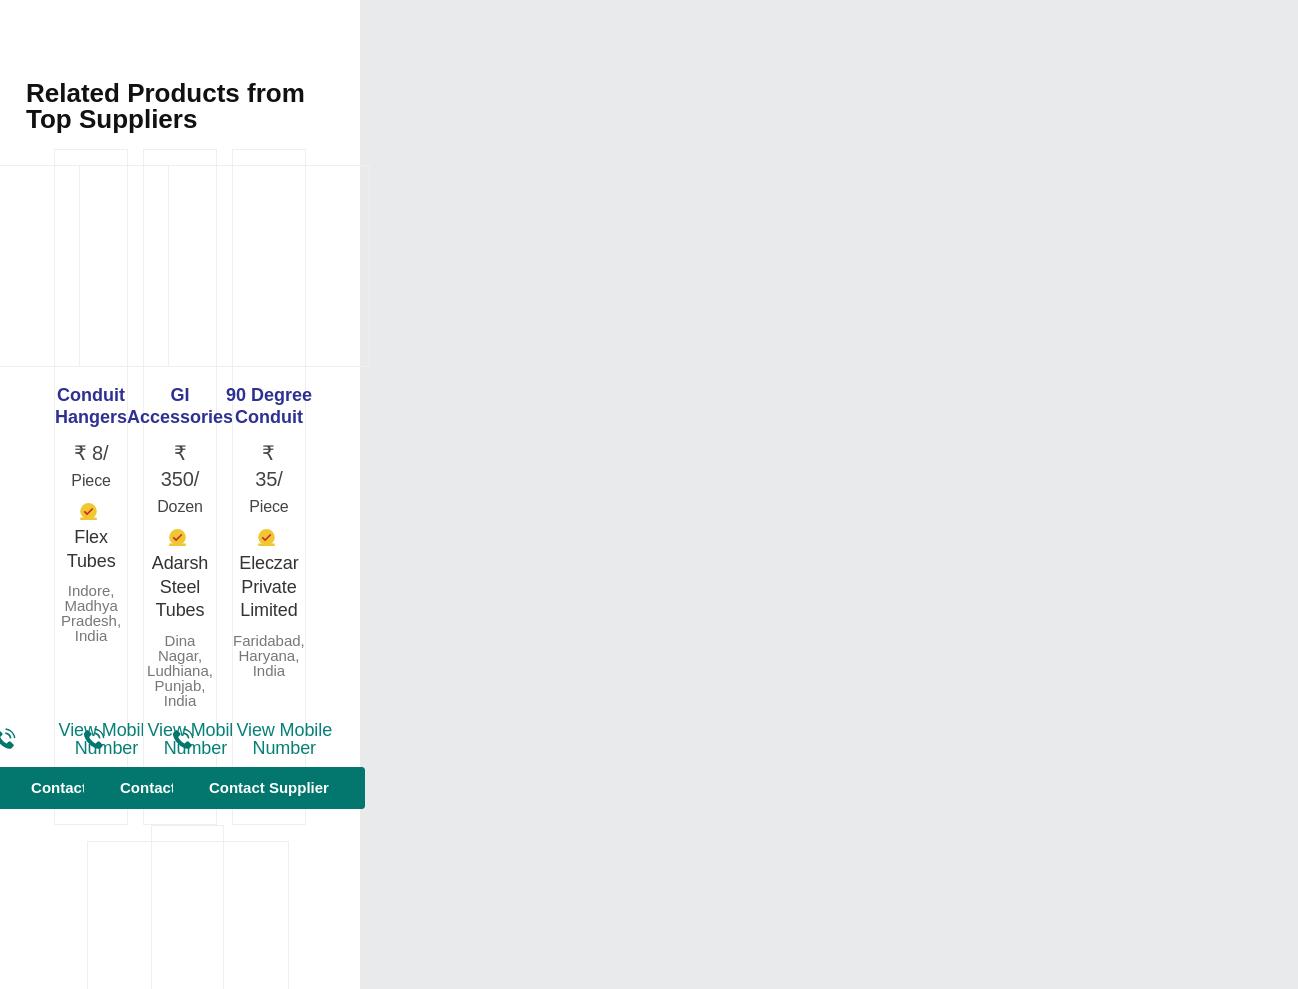  Describe the element at coordinates (163, 106) in the screenshot. I see `'Related Products from Top Suppliers'` at that location.